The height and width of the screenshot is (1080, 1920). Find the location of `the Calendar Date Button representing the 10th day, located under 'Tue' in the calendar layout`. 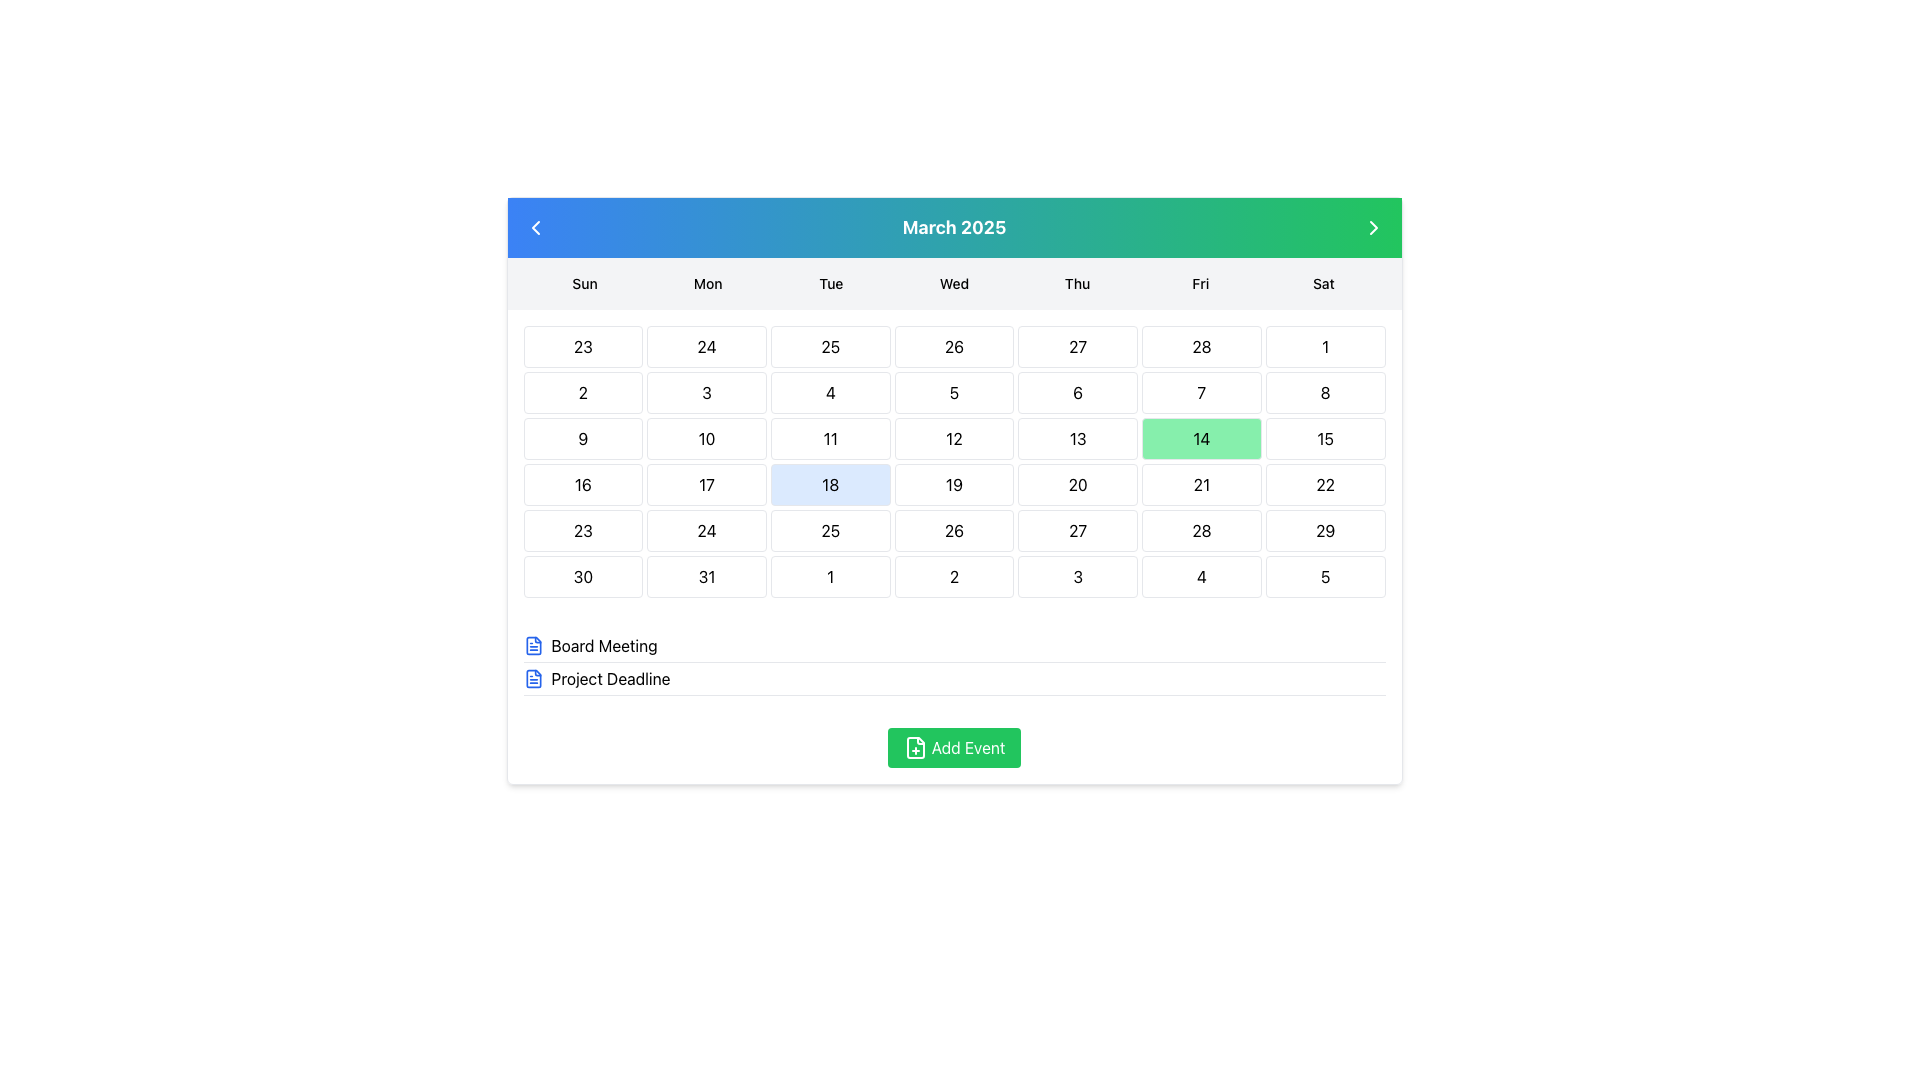

the Calendar Date Button representing the 10th day, located under 'Tue' in the calendar layout is located at coordinates (707, 438).